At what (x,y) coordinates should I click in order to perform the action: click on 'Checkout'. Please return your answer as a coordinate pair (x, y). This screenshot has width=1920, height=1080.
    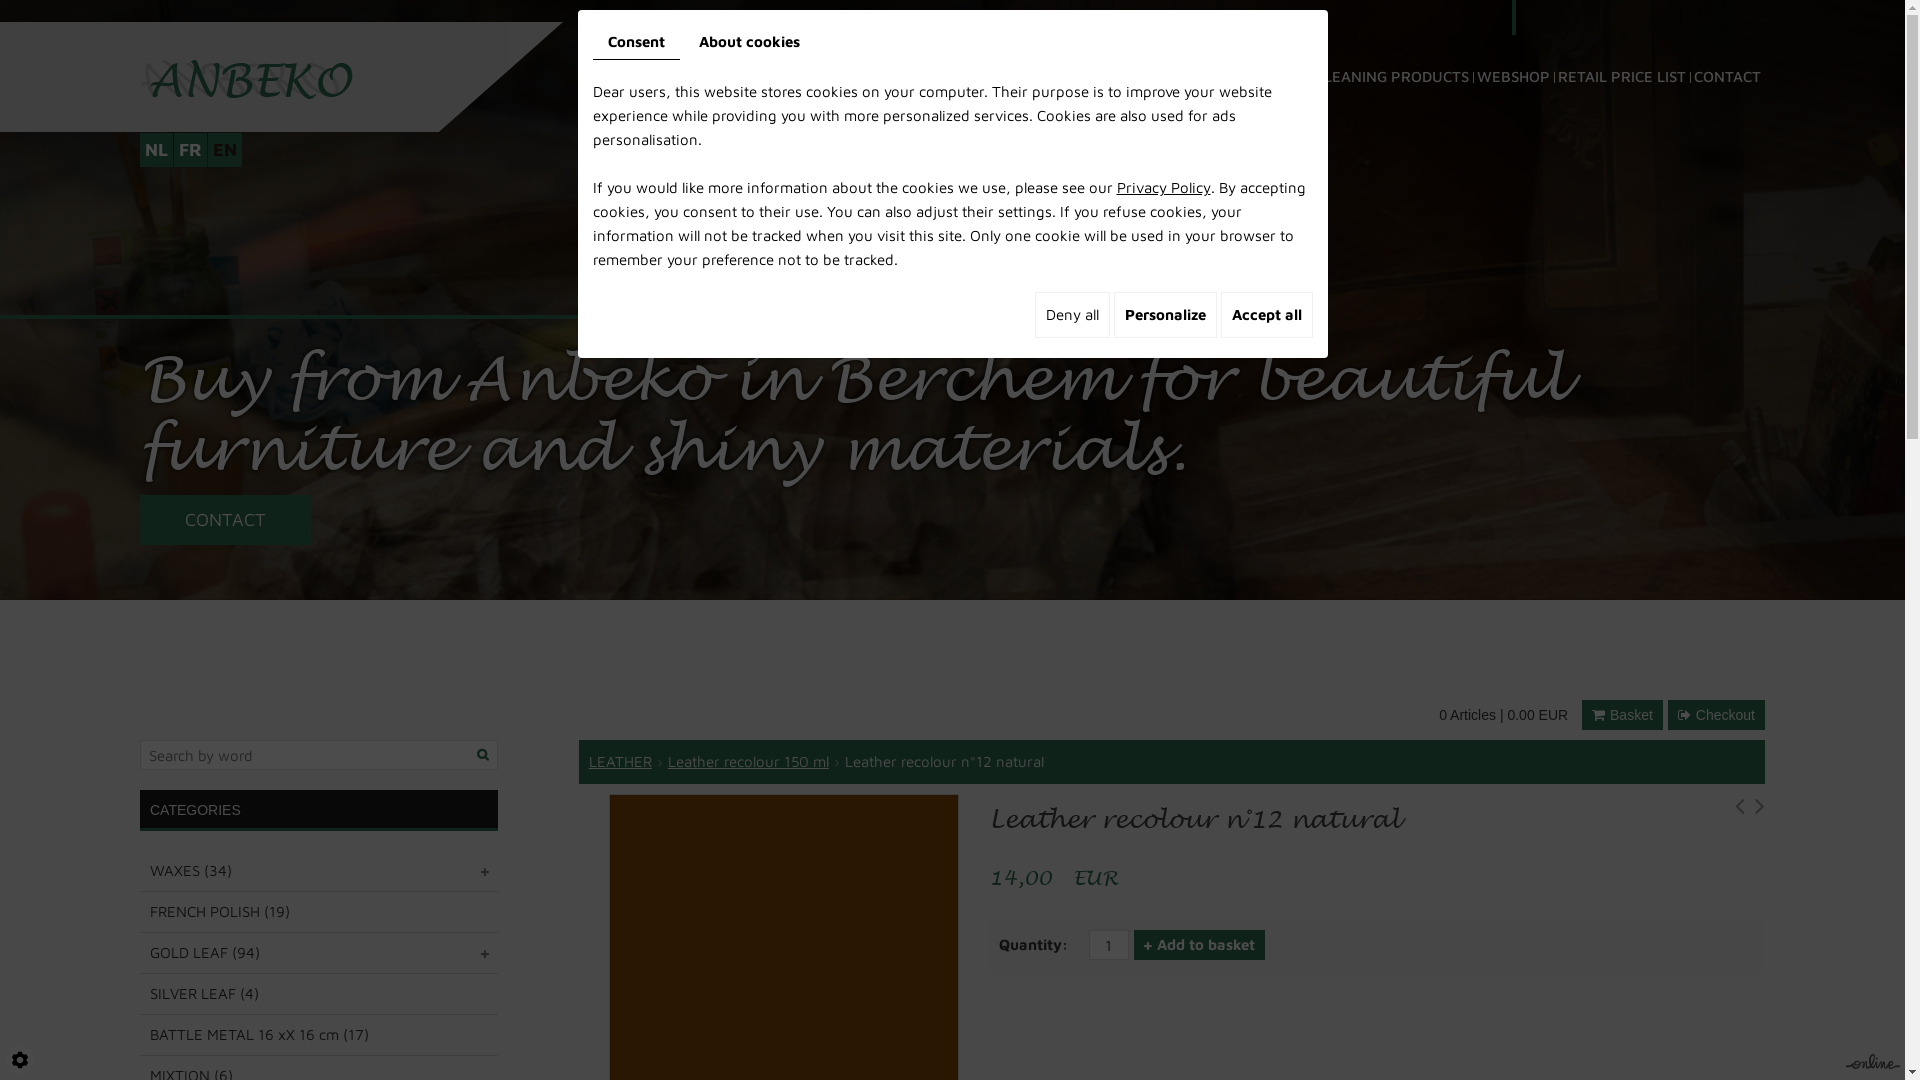
    Looking at the image, I should click on (1668, 713).